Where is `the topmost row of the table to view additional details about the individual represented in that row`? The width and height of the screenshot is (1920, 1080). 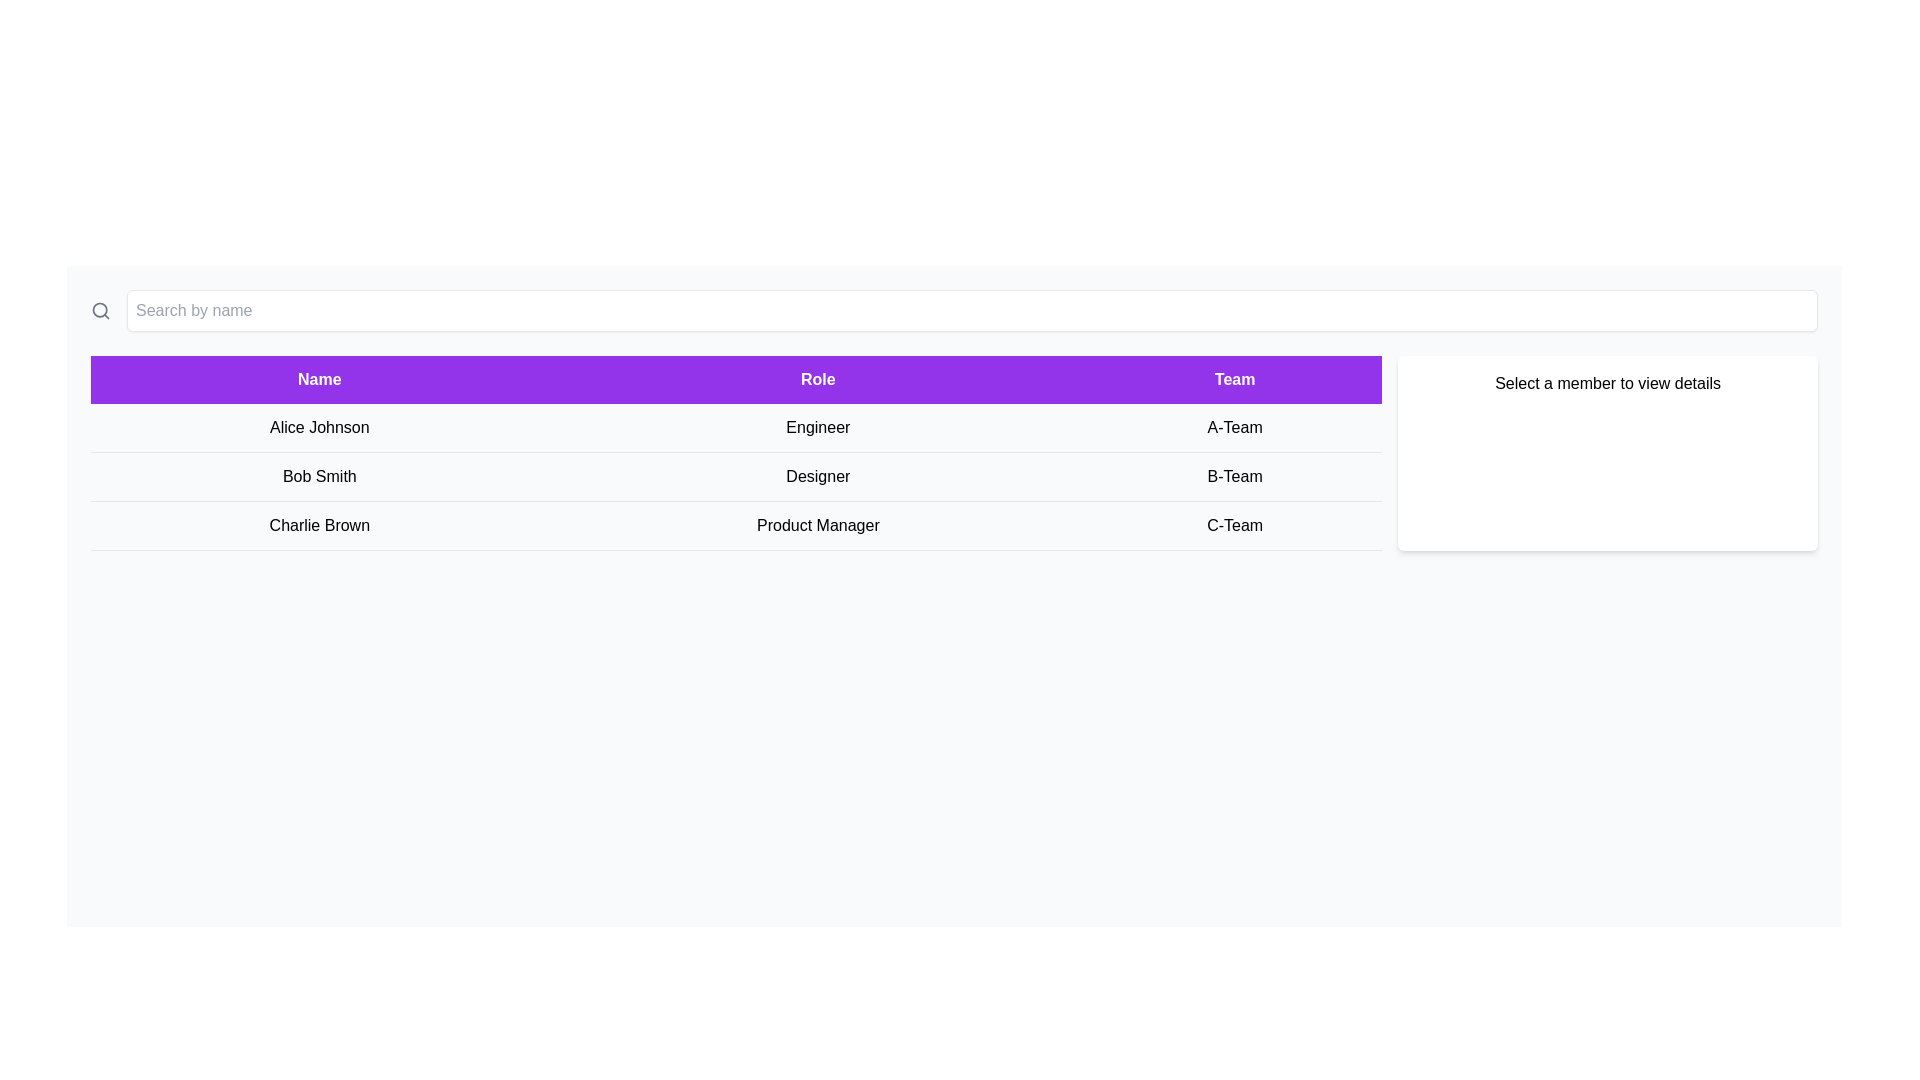 the topmost row of the table to view additional details about the individual represented in that row is located at coordinates (735, 427).